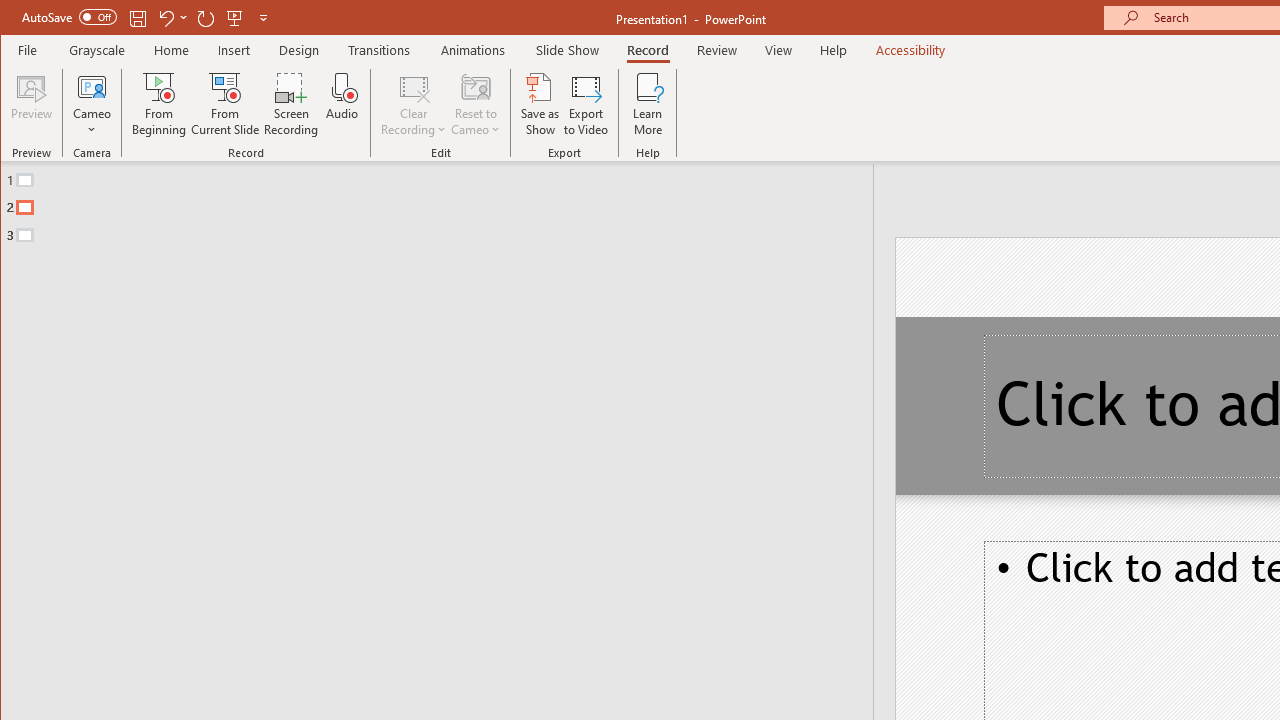 The image size is (1280, 720). Describe the element at coordinates (475, 104) in the screenshot. I see `'Reset to Cameo'` at that location.